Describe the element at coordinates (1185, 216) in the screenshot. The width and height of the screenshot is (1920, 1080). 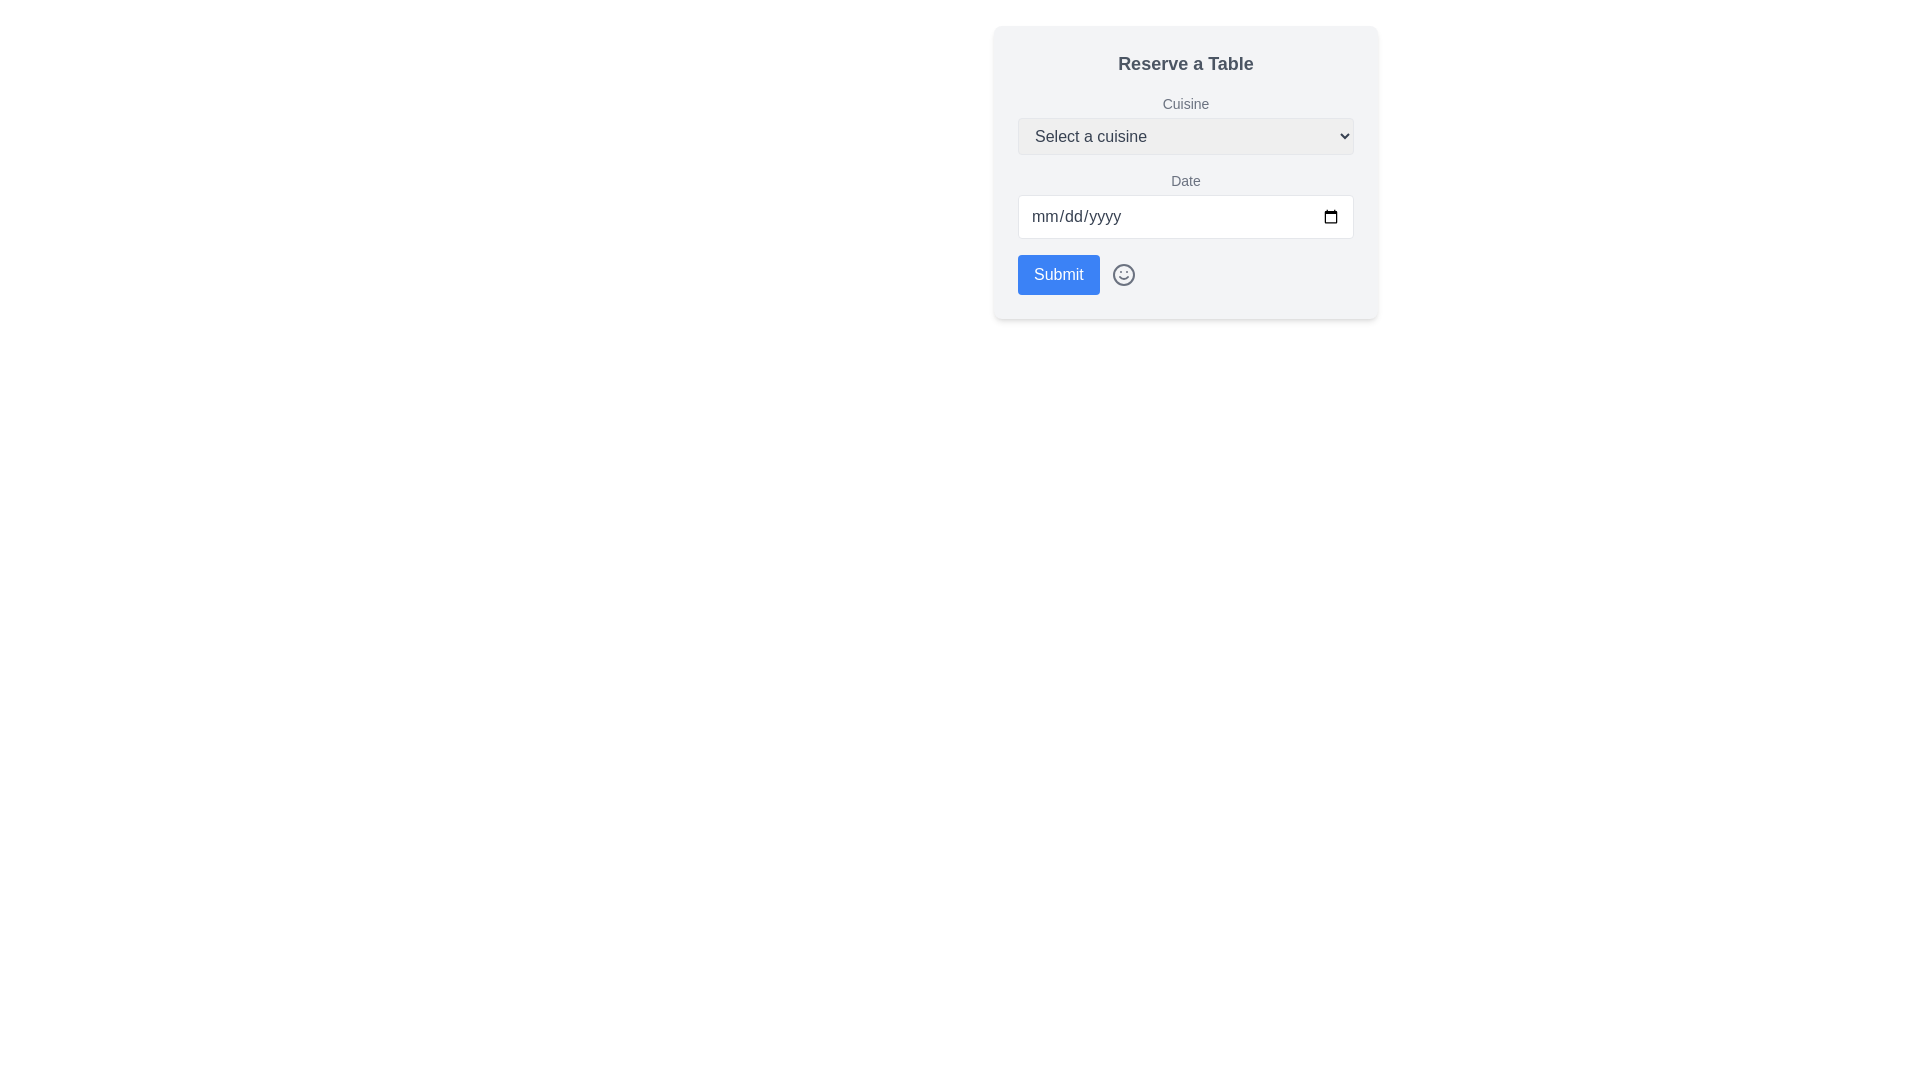
I see `the Date input field located beneath the 'Date' label in the 'Reserve a Table' form using the keyboard` at that location.